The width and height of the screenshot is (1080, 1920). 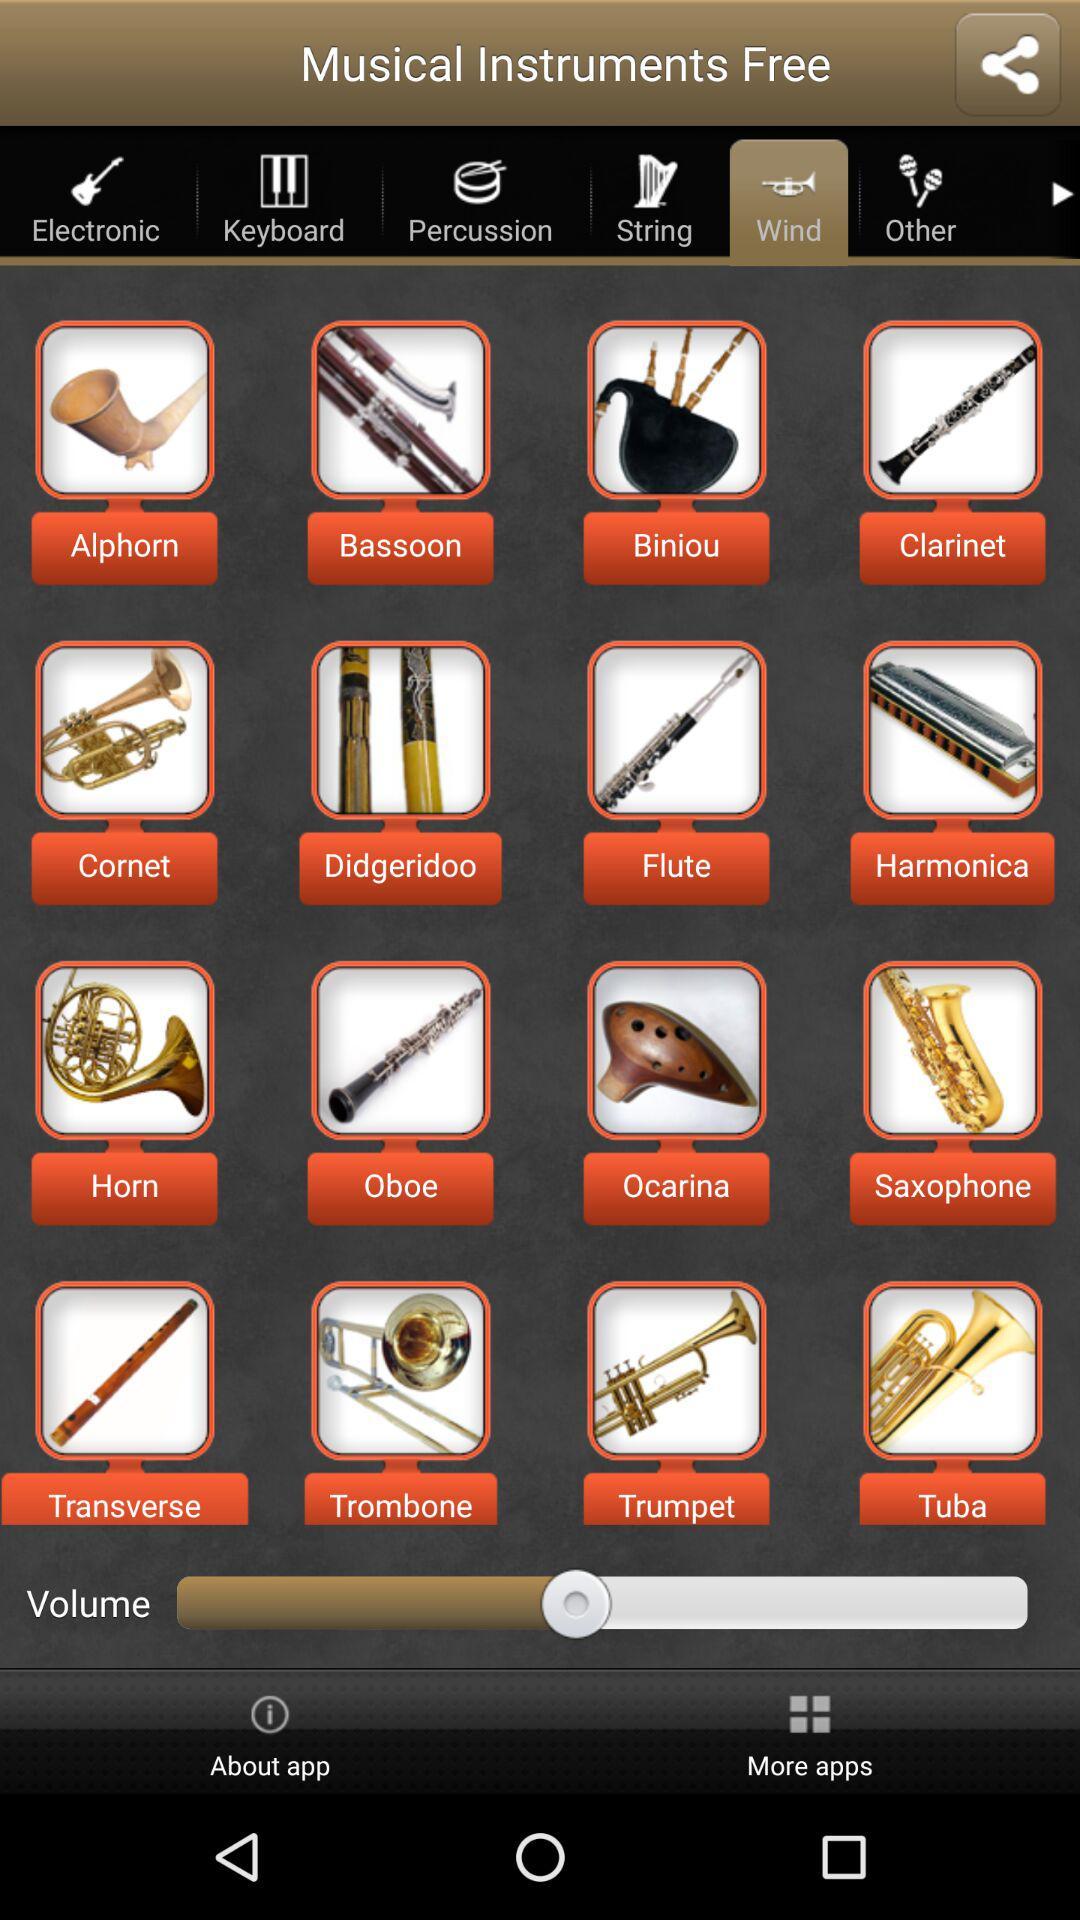 I want to click on choose didgeridoo, so click(x=400, y=729).